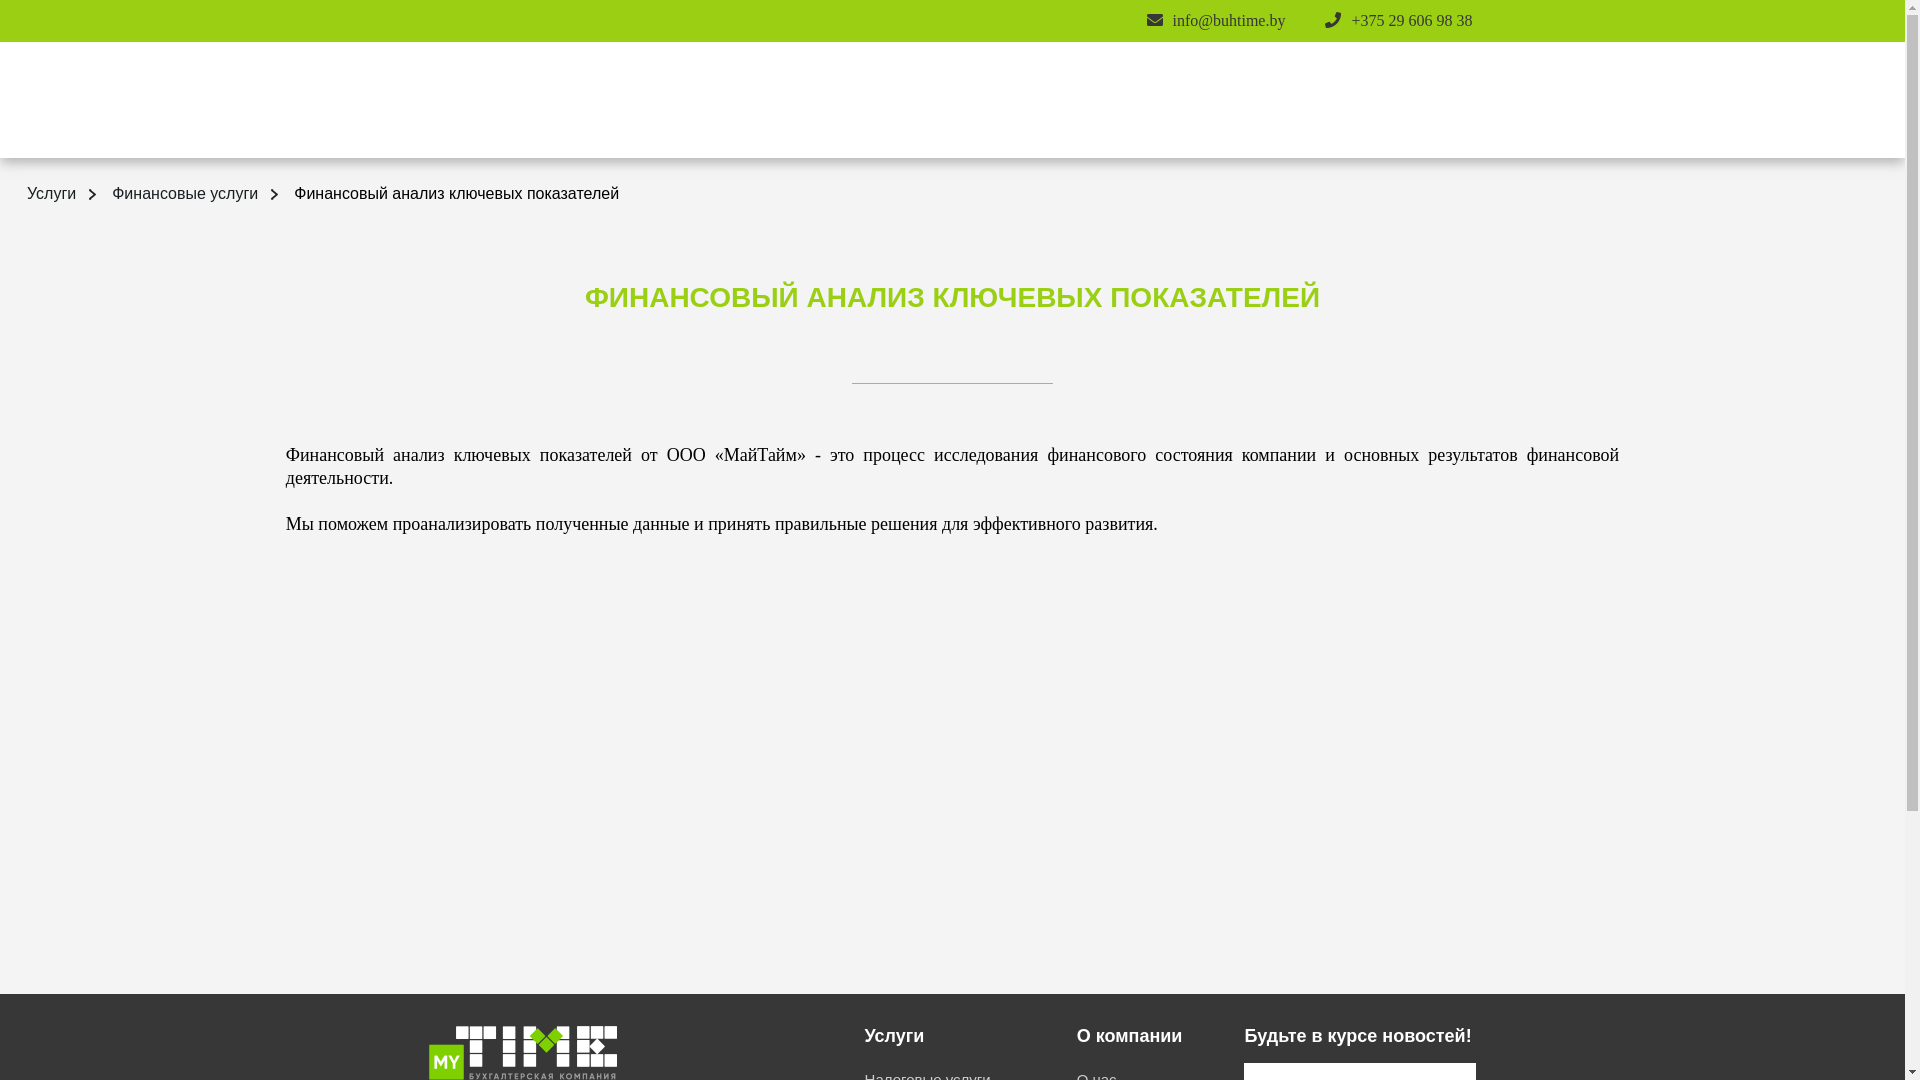  Describe the element at coordinates (1350, 20) in the screenshot. I see `'+375 29 606 98 38'` at that location.